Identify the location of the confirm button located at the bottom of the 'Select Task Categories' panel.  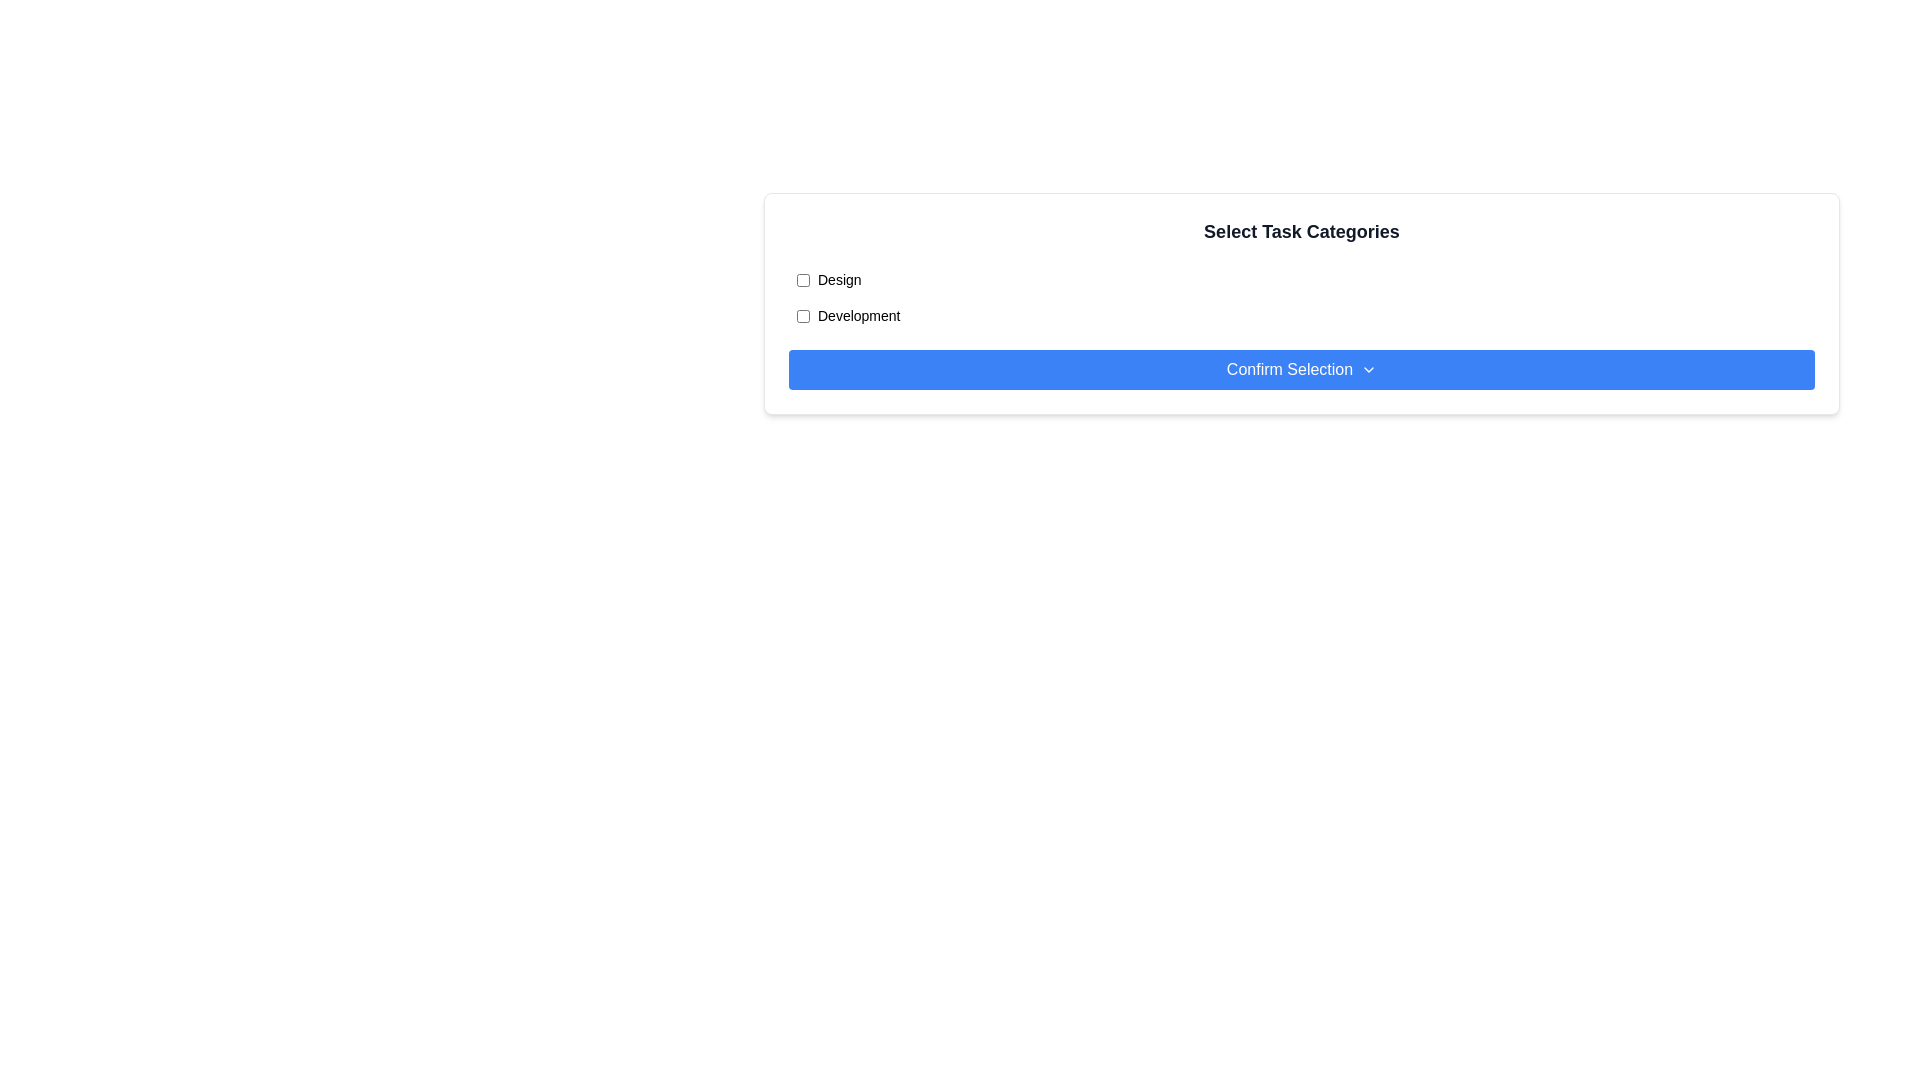
(1301, 370).